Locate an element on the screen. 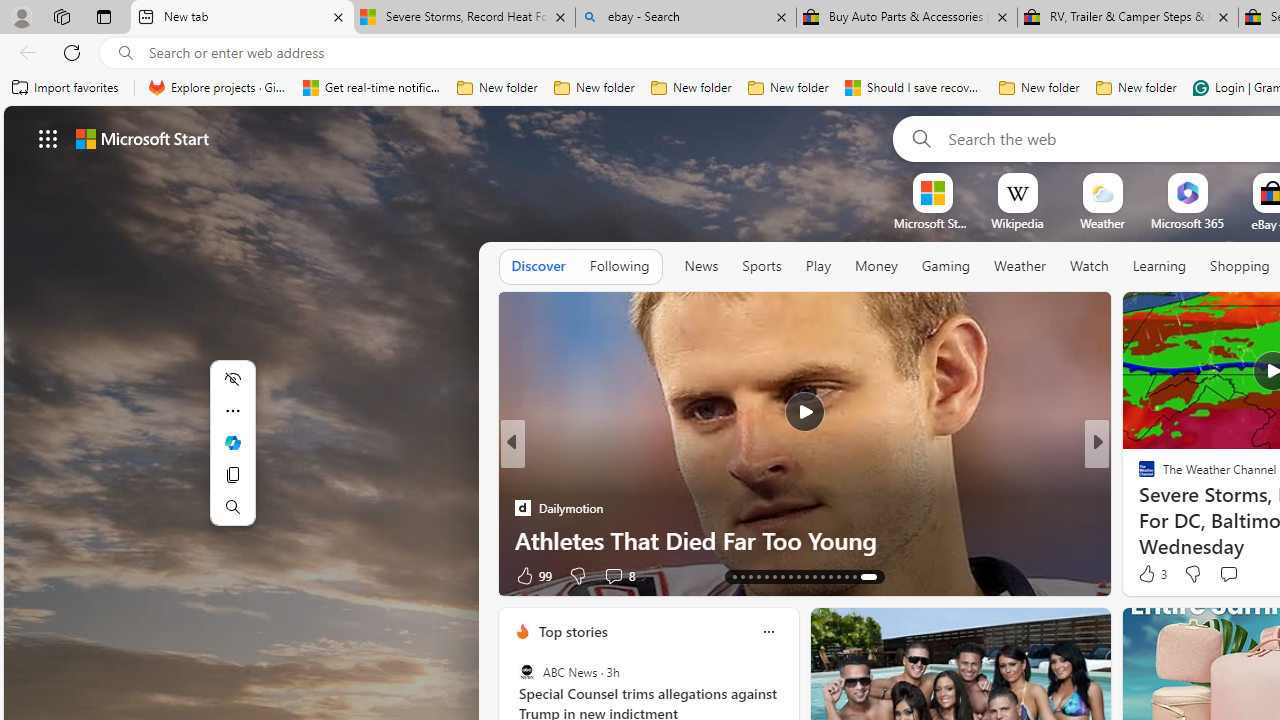 Image resolution: width=1280 pixels, height=720 pixels. 'Mini menu on text selection' is located at coordinates (232, 441).